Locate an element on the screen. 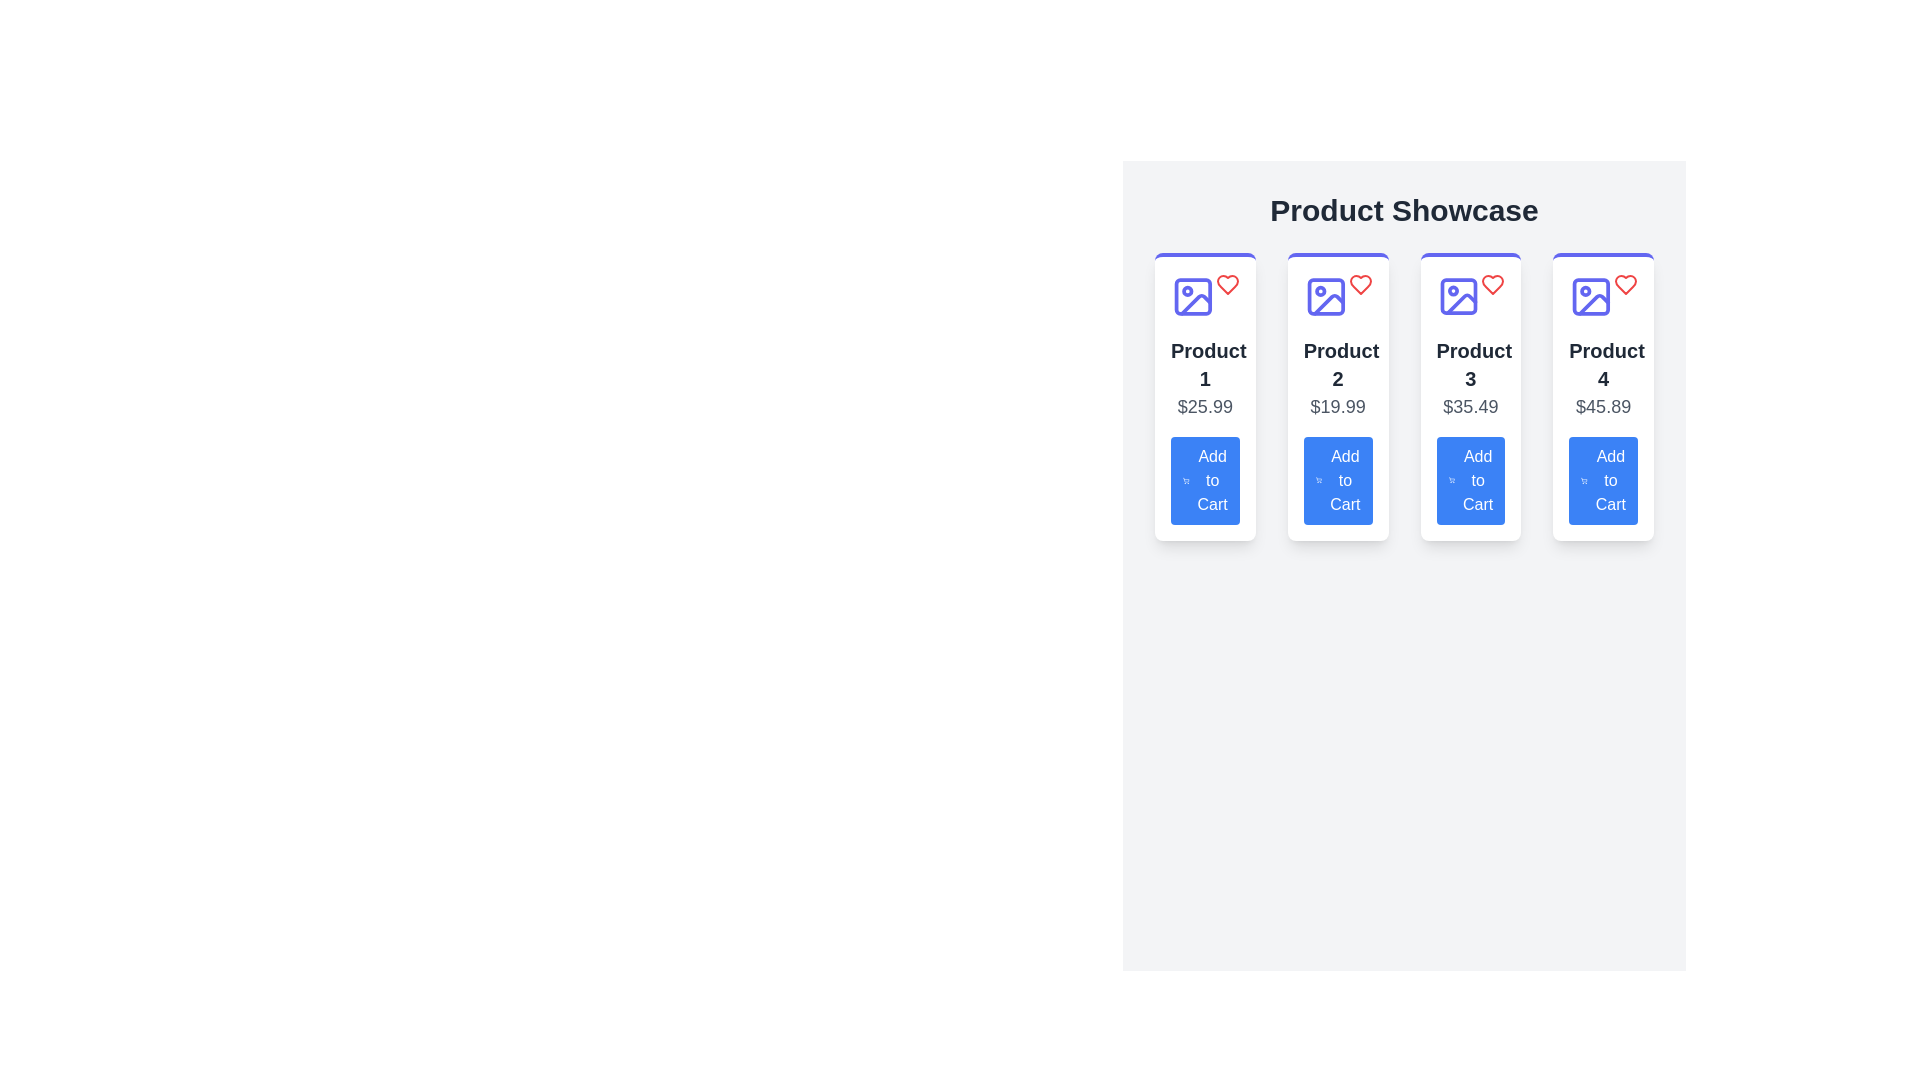 This screenshot has width=1920, height=1080. the favorite button located to the right of the image icon in the top-right corner of the card for 'Product 1' is located at coordinates (1226, 285).